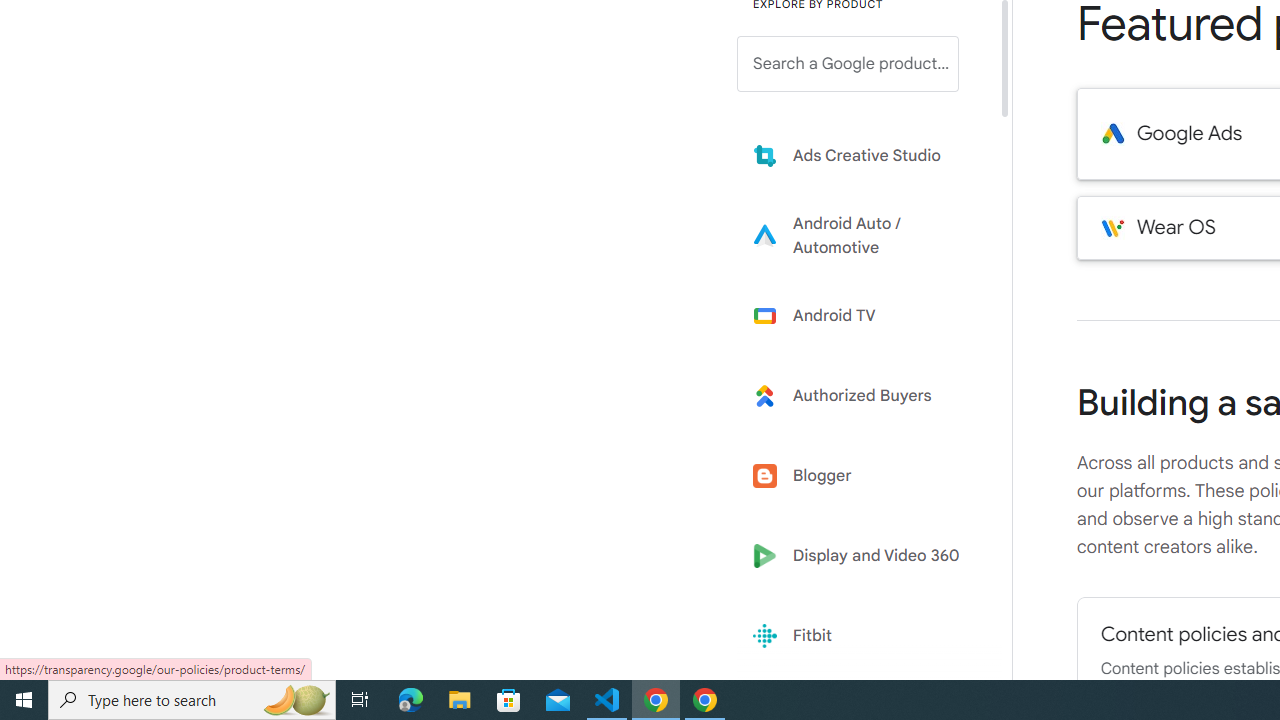  I want to click on 'Fitbit', so click(862, 636).